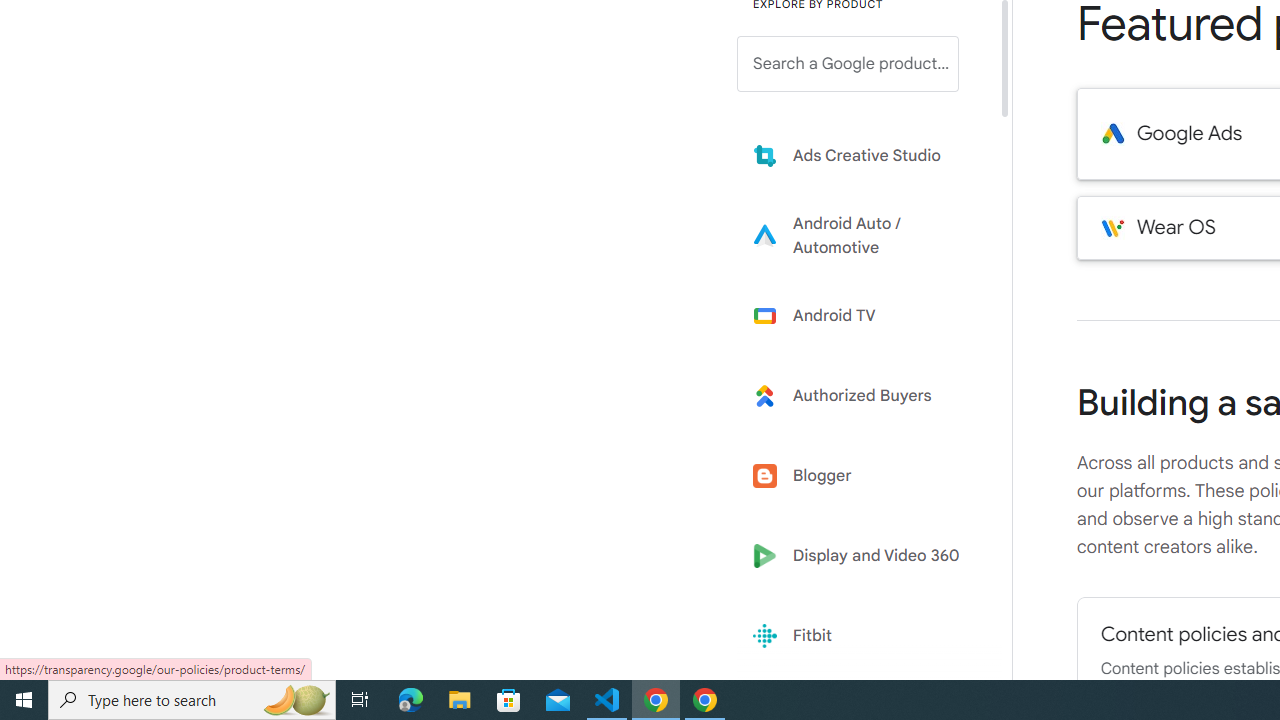  I want to click on 'Fitbit', so click(862, 636).